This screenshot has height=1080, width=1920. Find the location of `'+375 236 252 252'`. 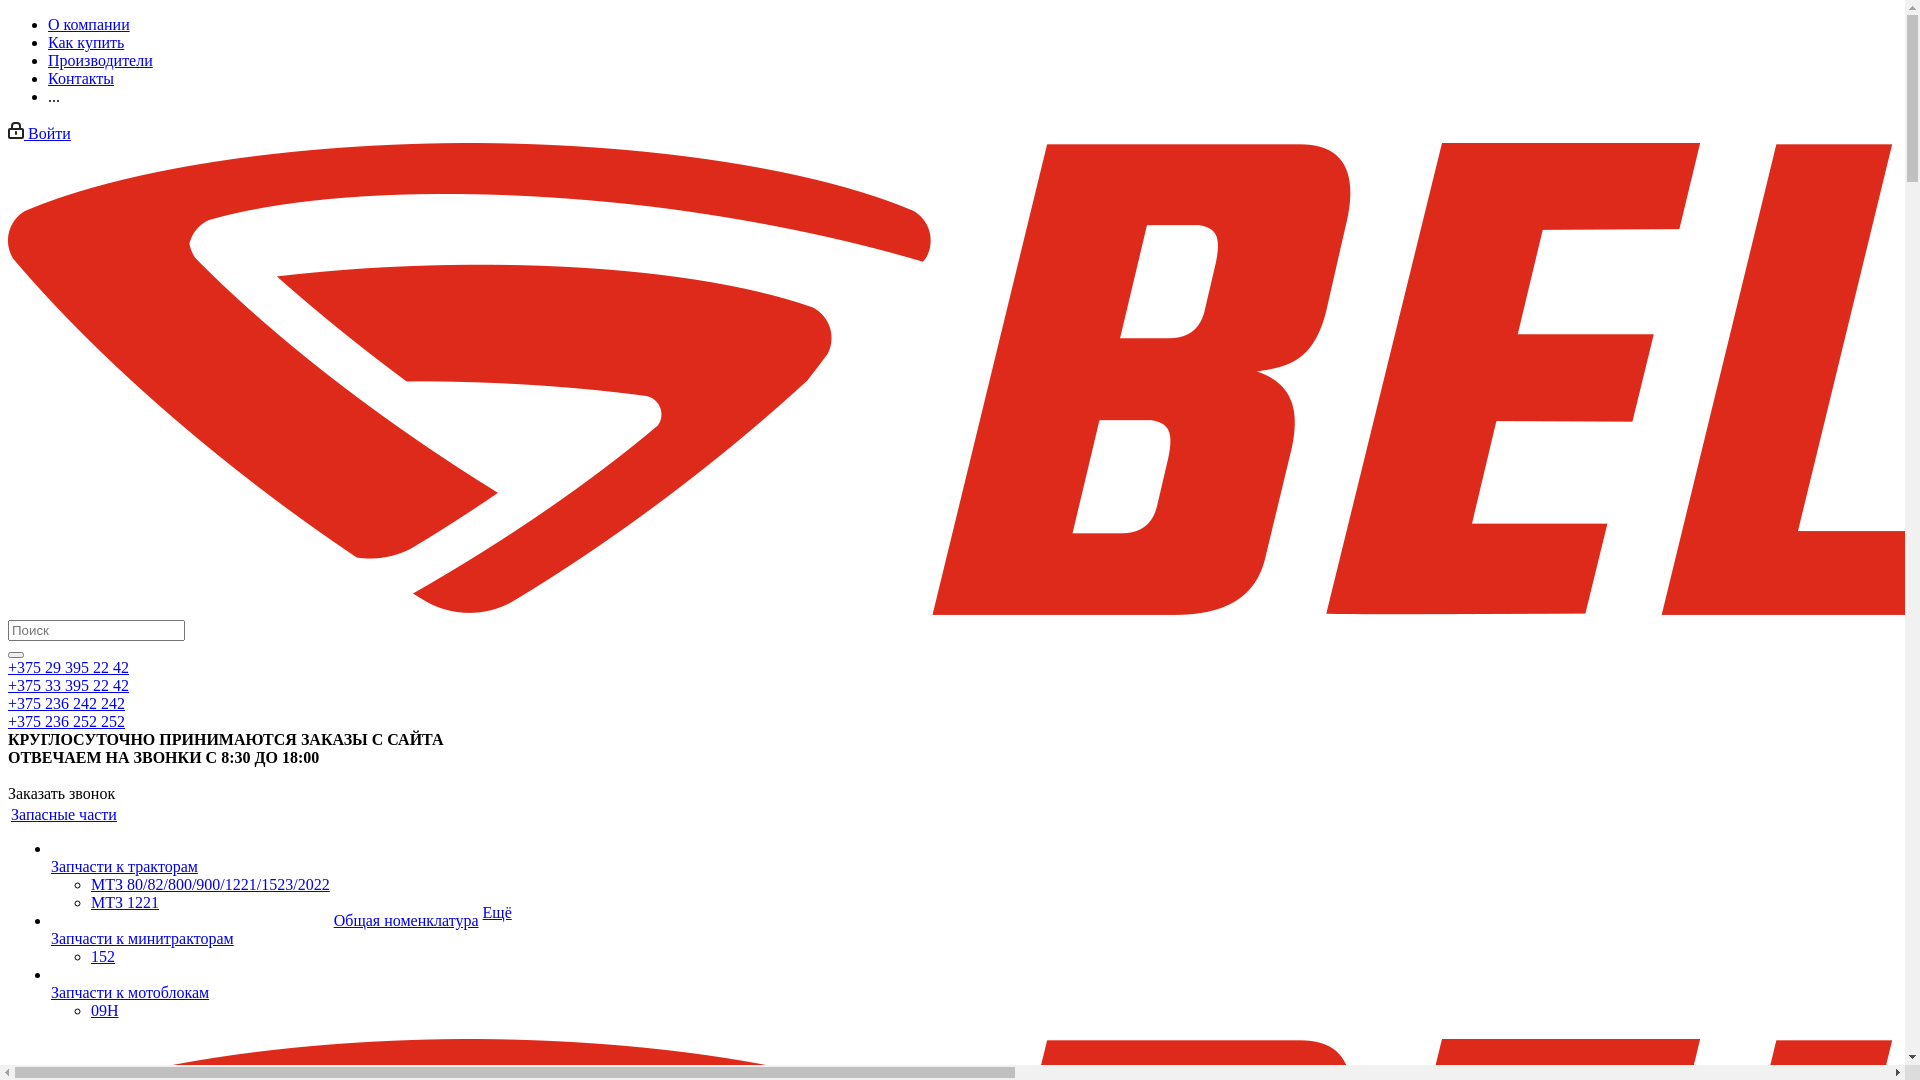

'+375 236 252 252' is located at coordinates (66, 721).